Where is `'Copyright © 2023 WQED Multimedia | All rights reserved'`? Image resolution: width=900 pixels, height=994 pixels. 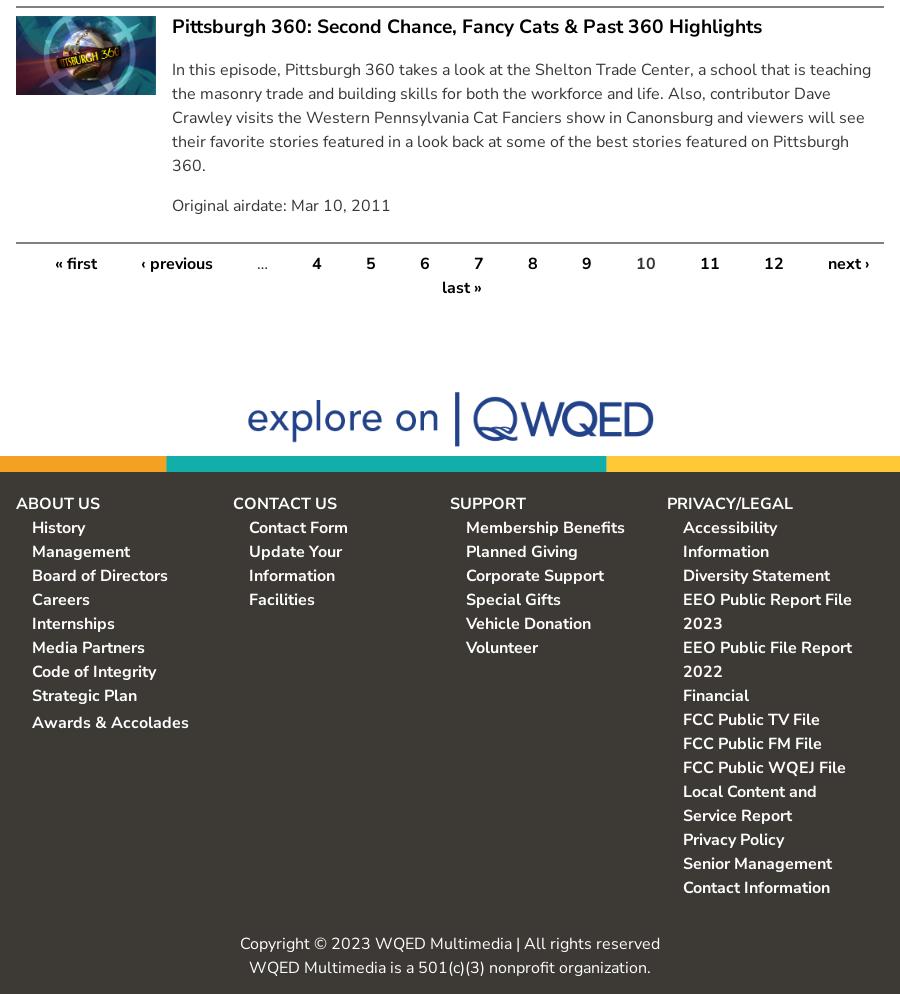 'Copyright © 2023 WQED Multimedia | All rights reserved' is located at coordinates (239, 943).